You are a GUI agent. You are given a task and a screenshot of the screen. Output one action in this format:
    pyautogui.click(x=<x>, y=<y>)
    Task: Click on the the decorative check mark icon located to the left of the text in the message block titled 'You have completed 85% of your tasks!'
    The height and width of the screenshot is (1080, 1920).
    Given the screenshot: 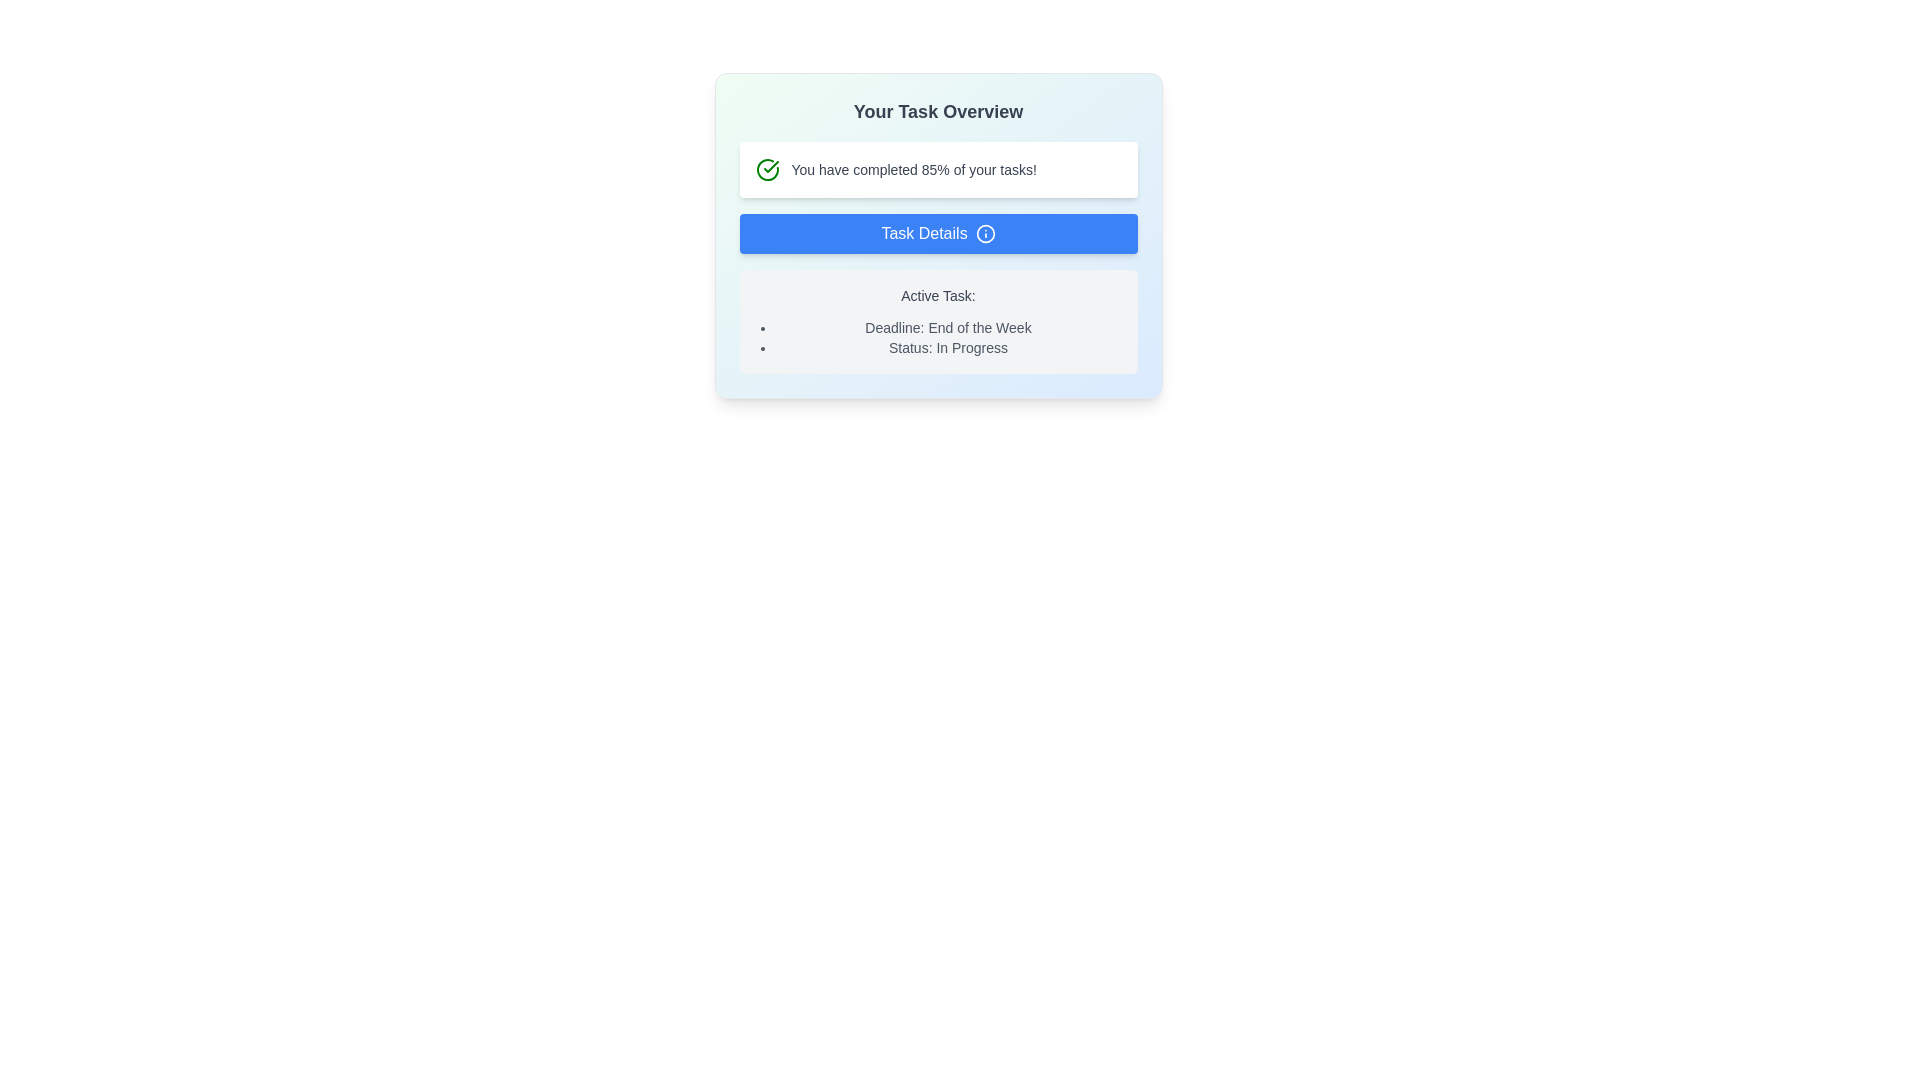 What is the action you would take?
    pyautogui.click(x=766, y=168)
    